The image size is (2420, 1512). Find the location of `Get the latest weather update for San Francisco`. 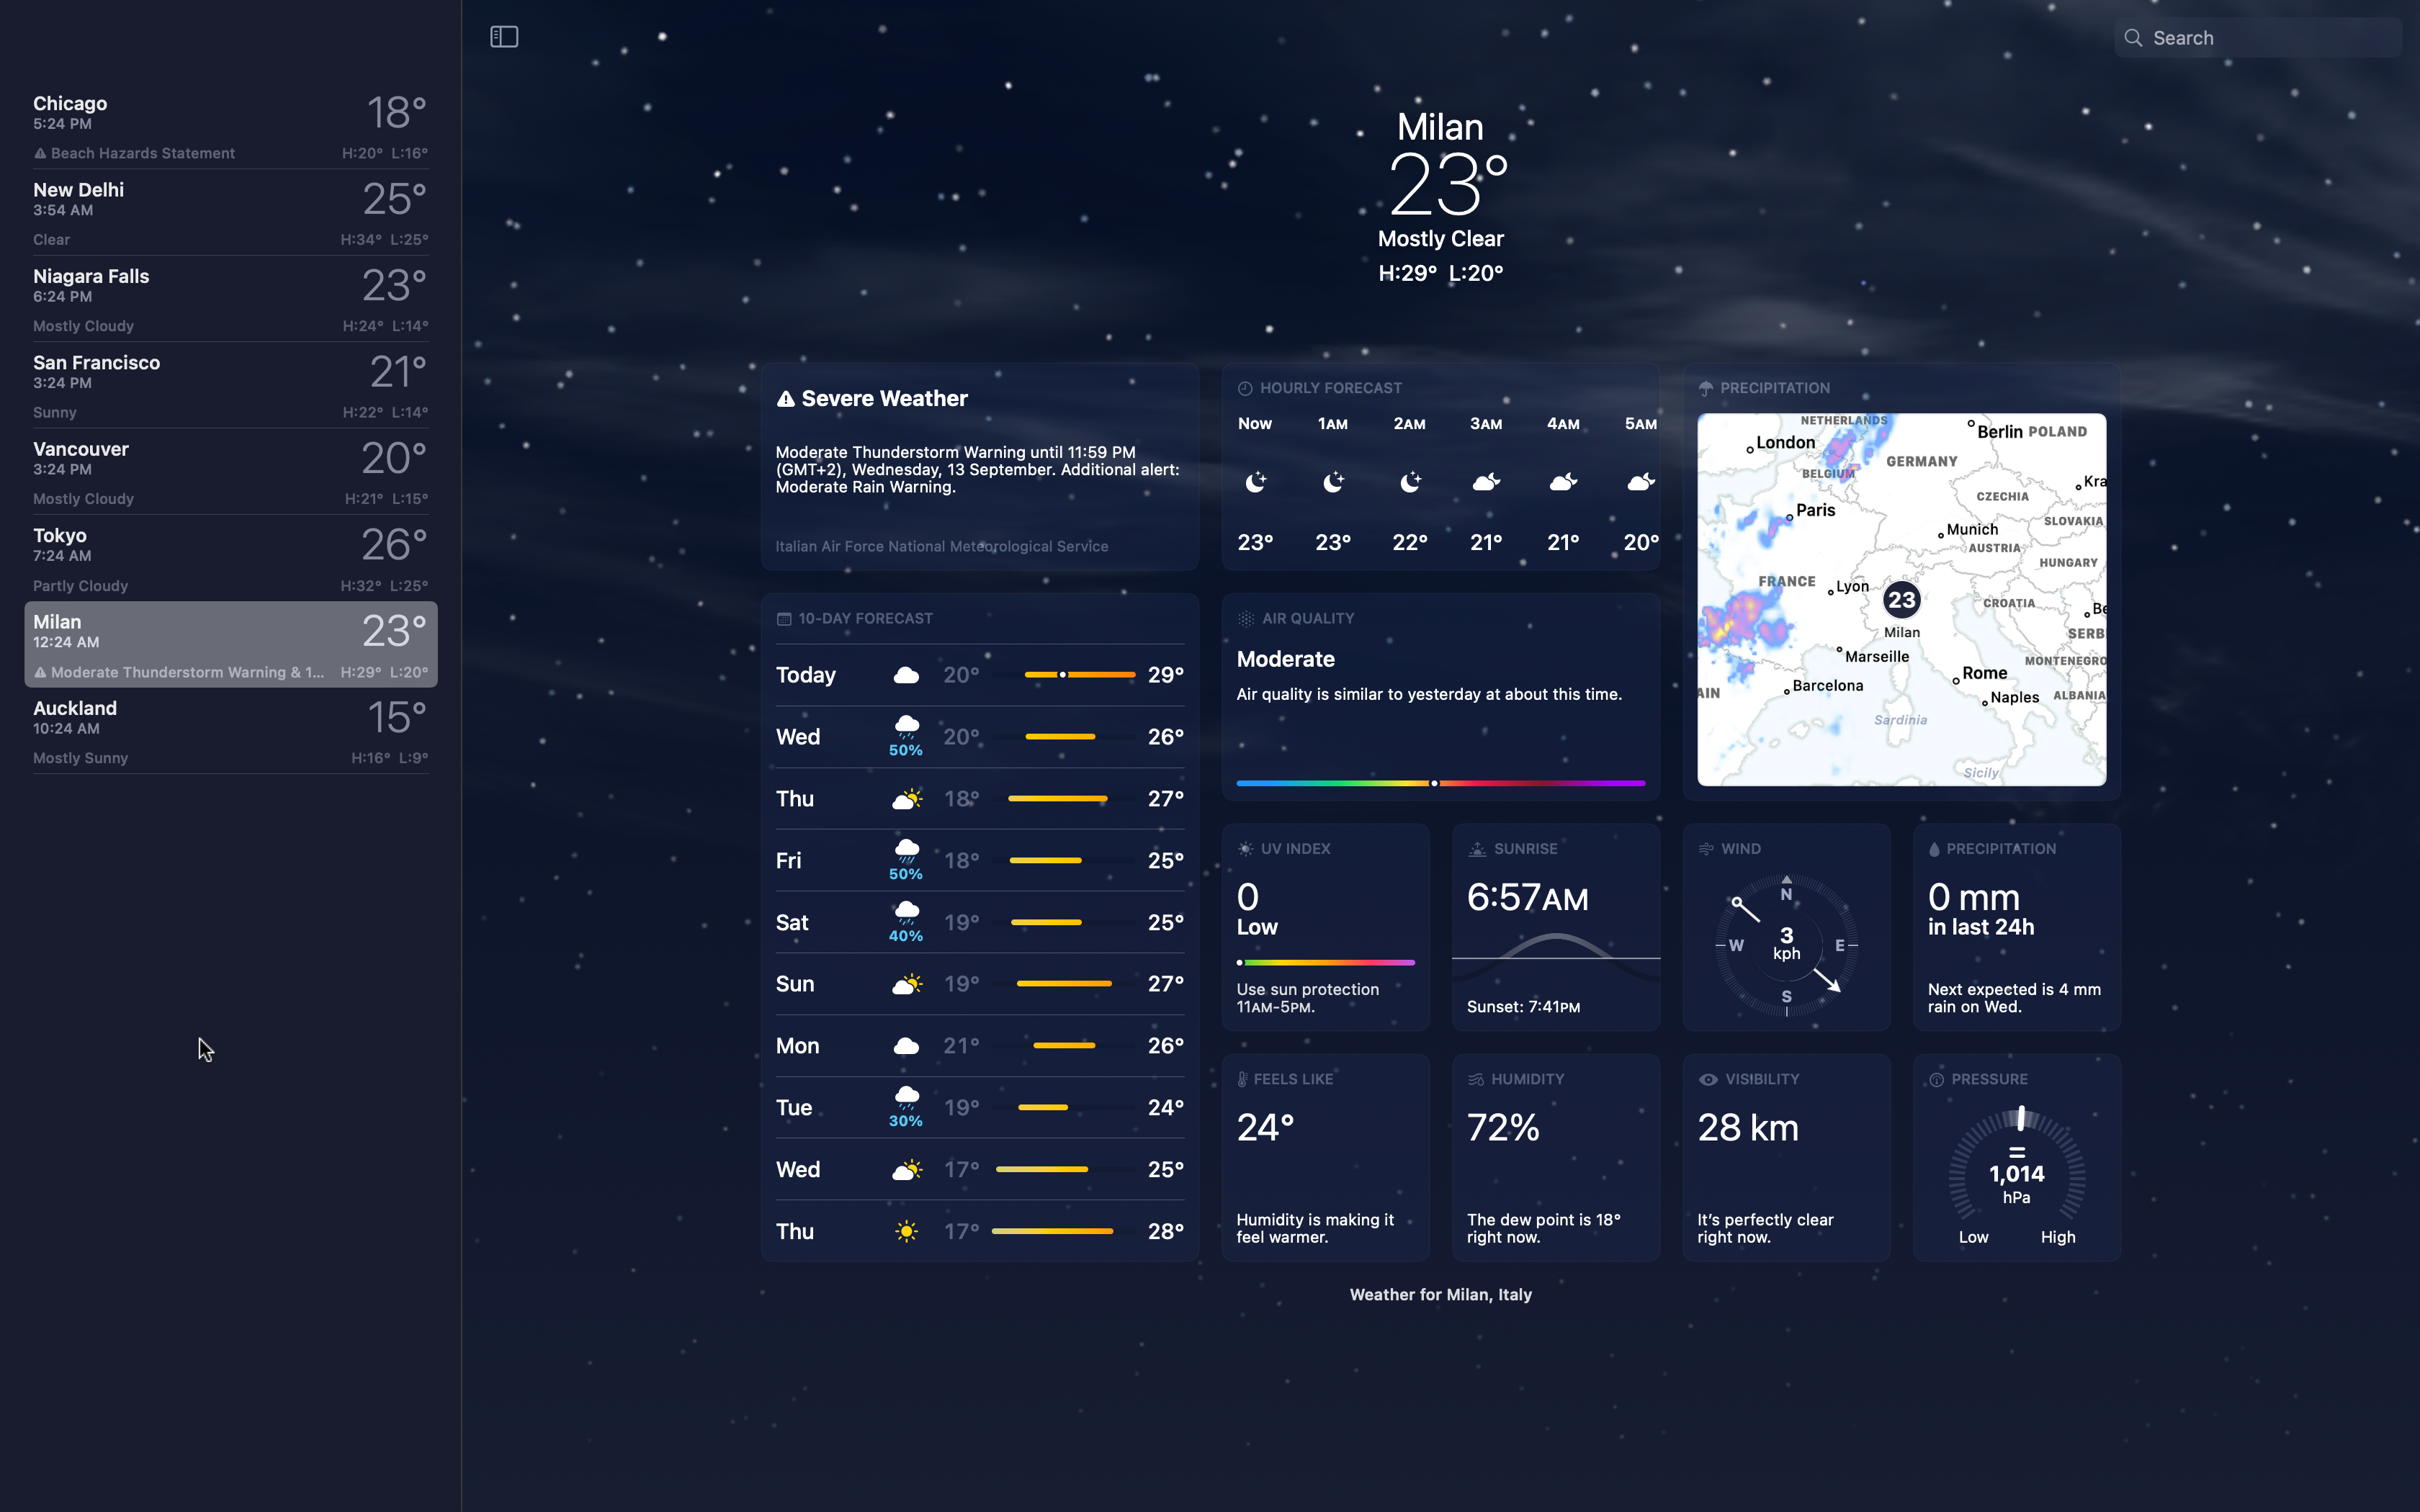

Get the latest weather update for San Francisco is located at coordinates (226, 382).